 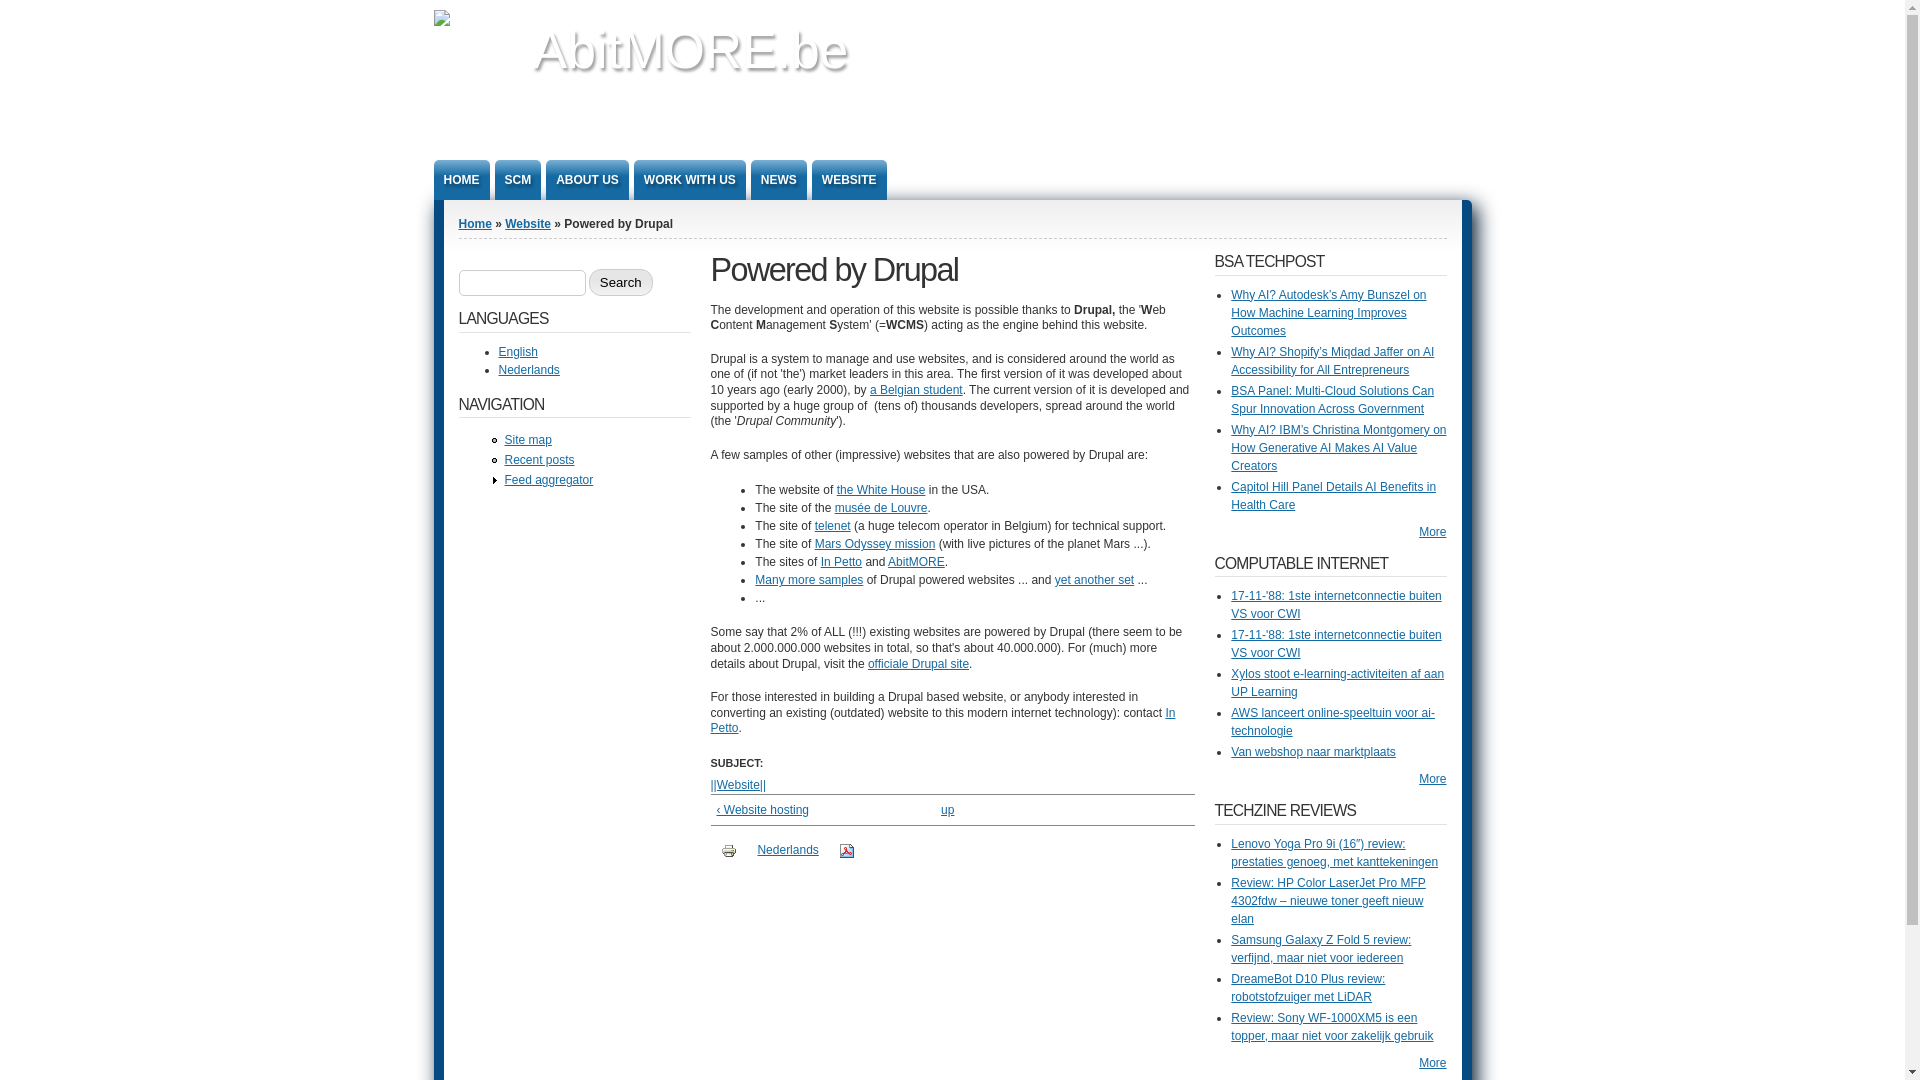 I want to click on 'telenet', so click(x=833, y=524).